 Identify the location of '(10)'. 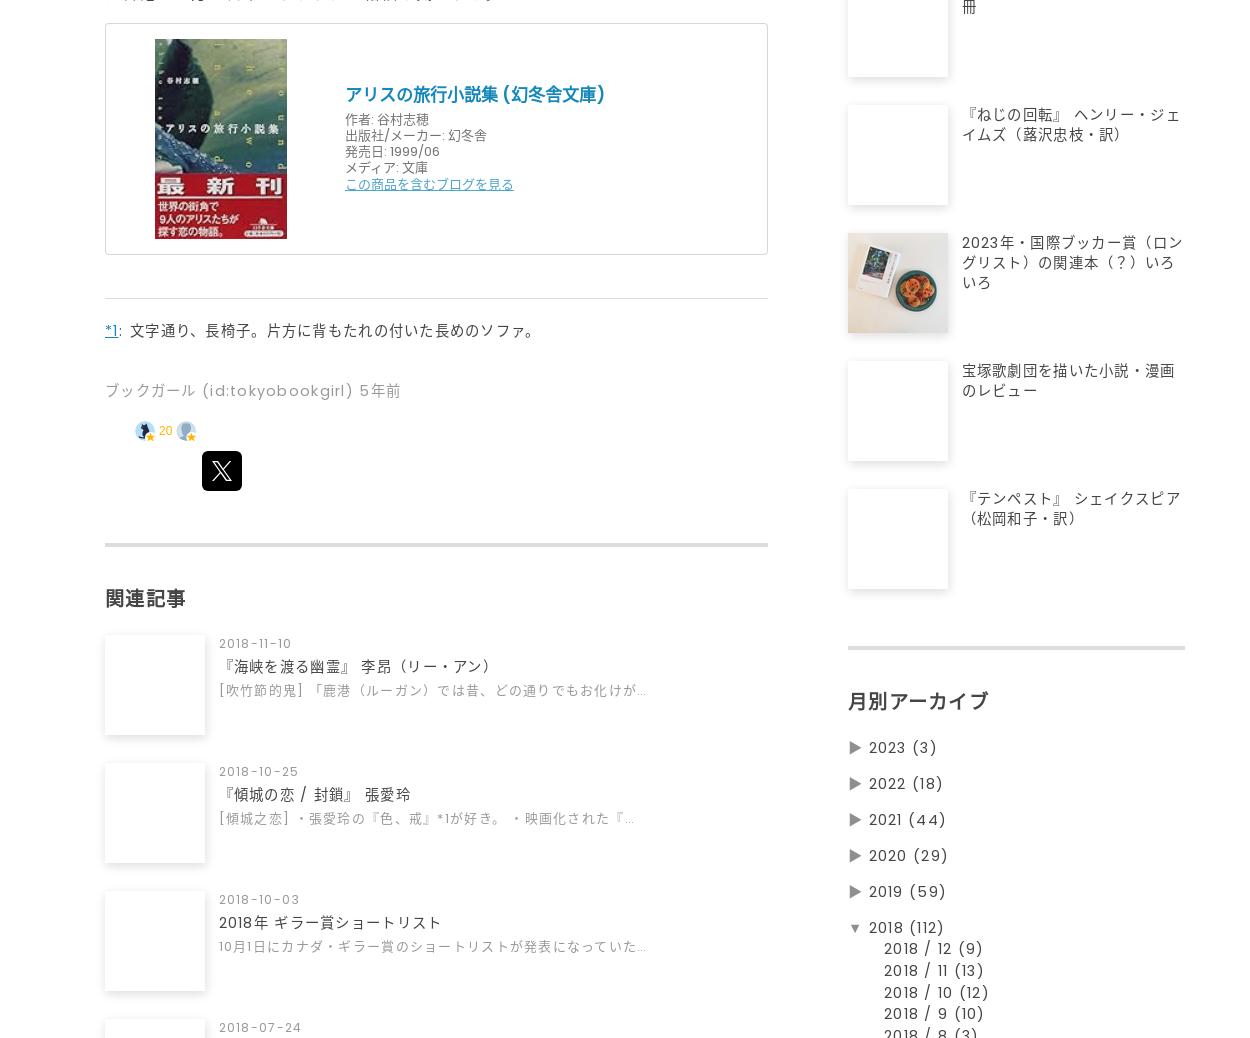
(968, 1022).